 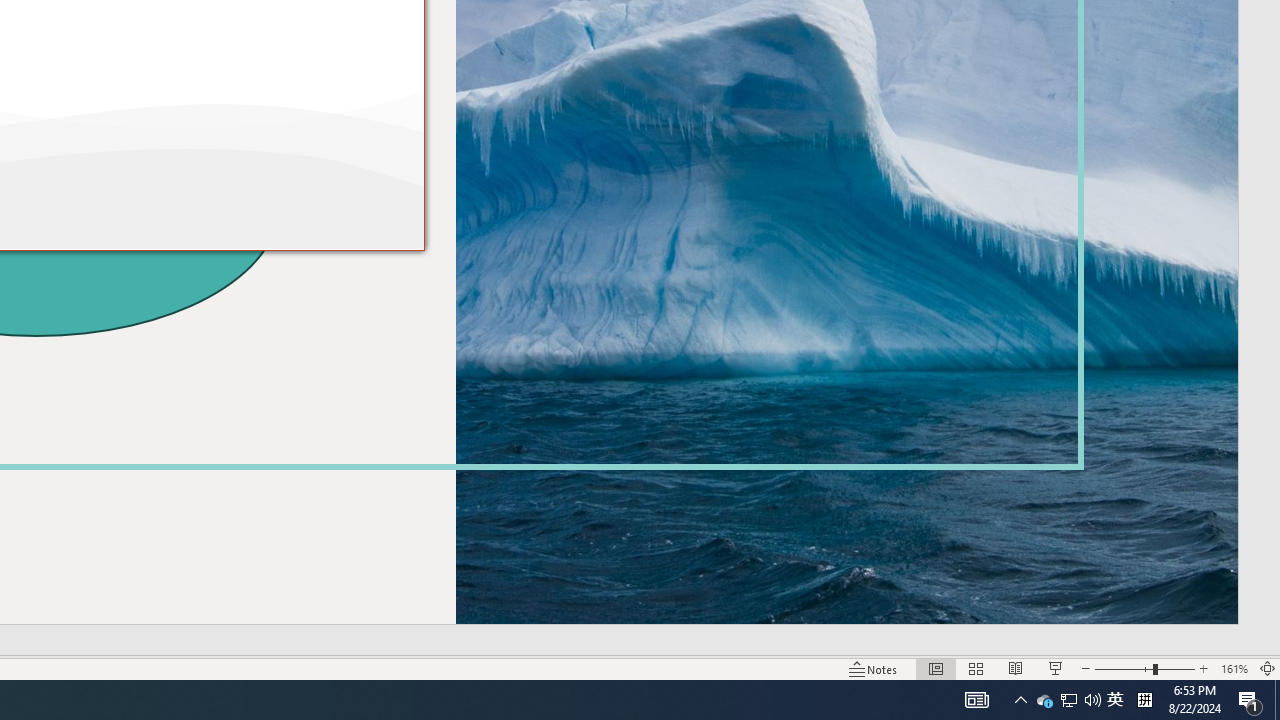 I want to click on 'Action Center, 1 new notification', so click(x=1250, y=698).